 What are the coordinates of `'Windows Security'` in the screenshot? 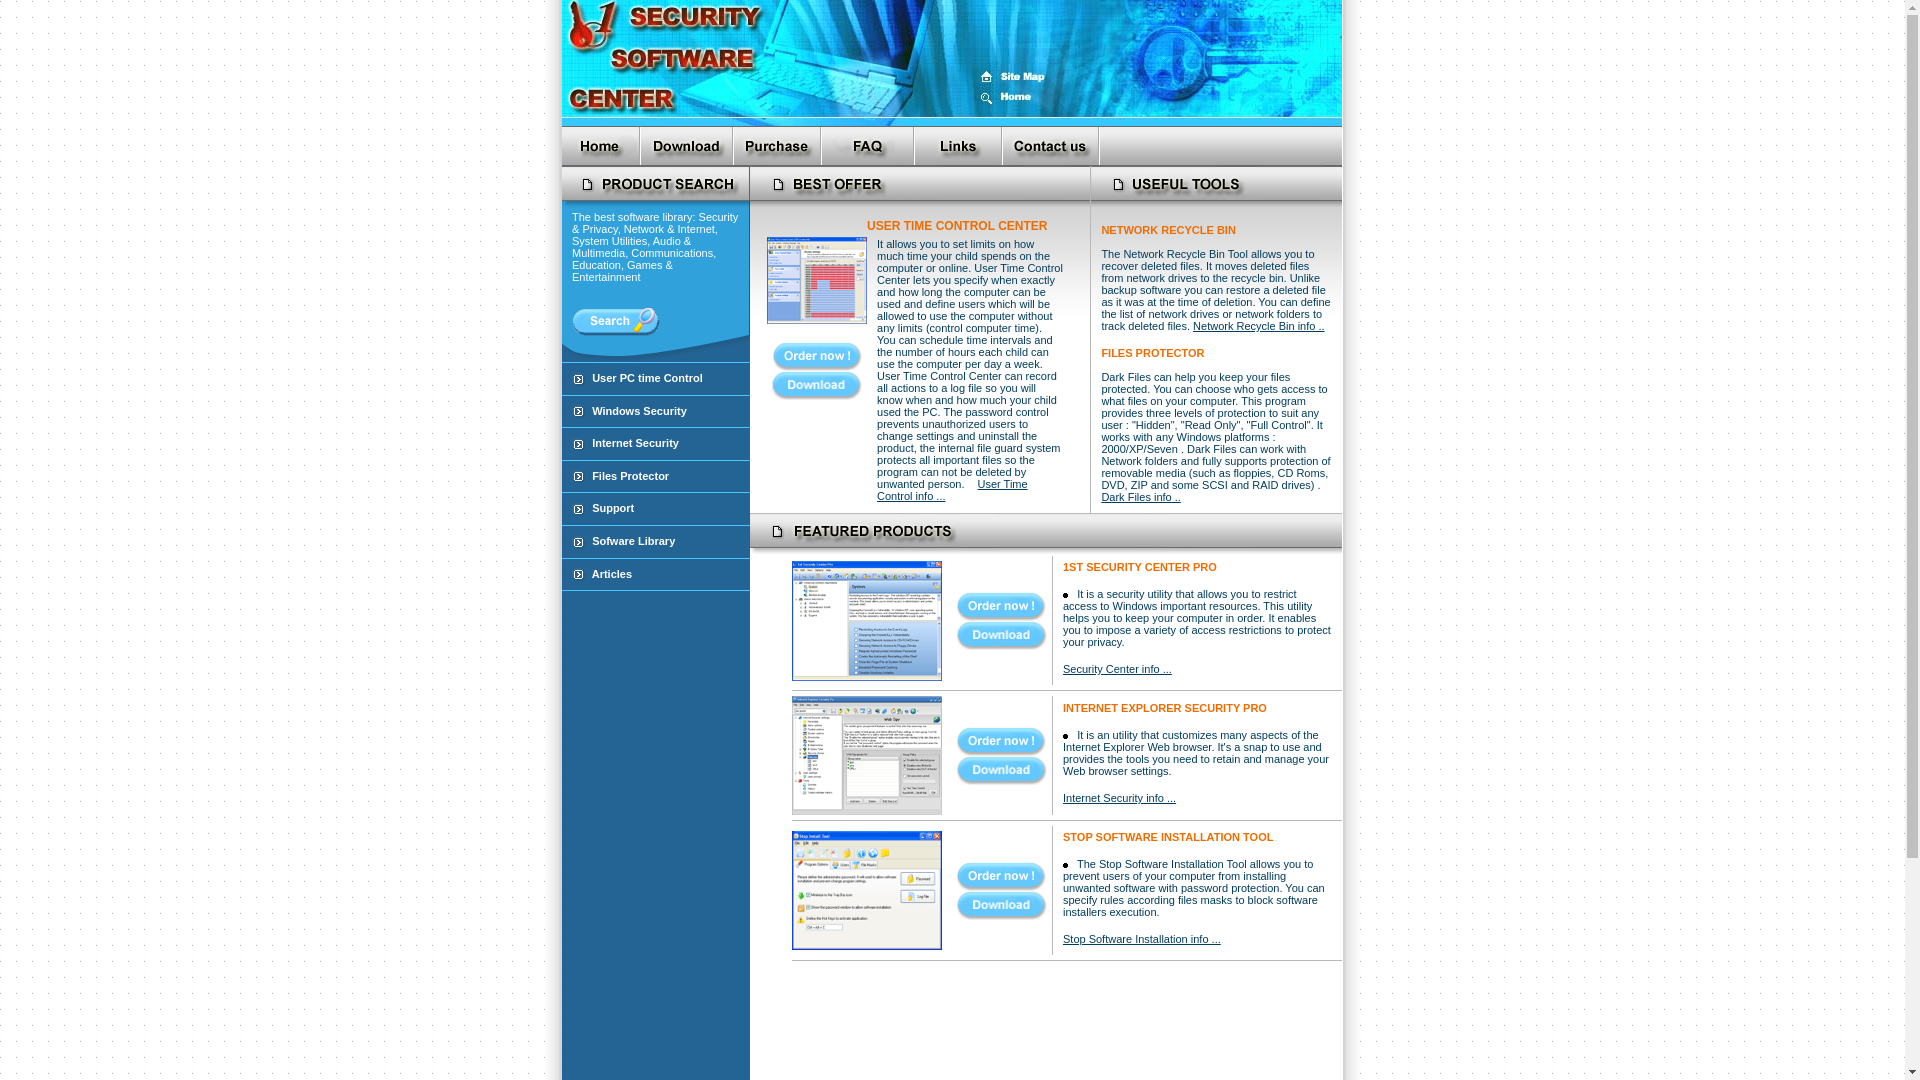 It's located at (638, 410).